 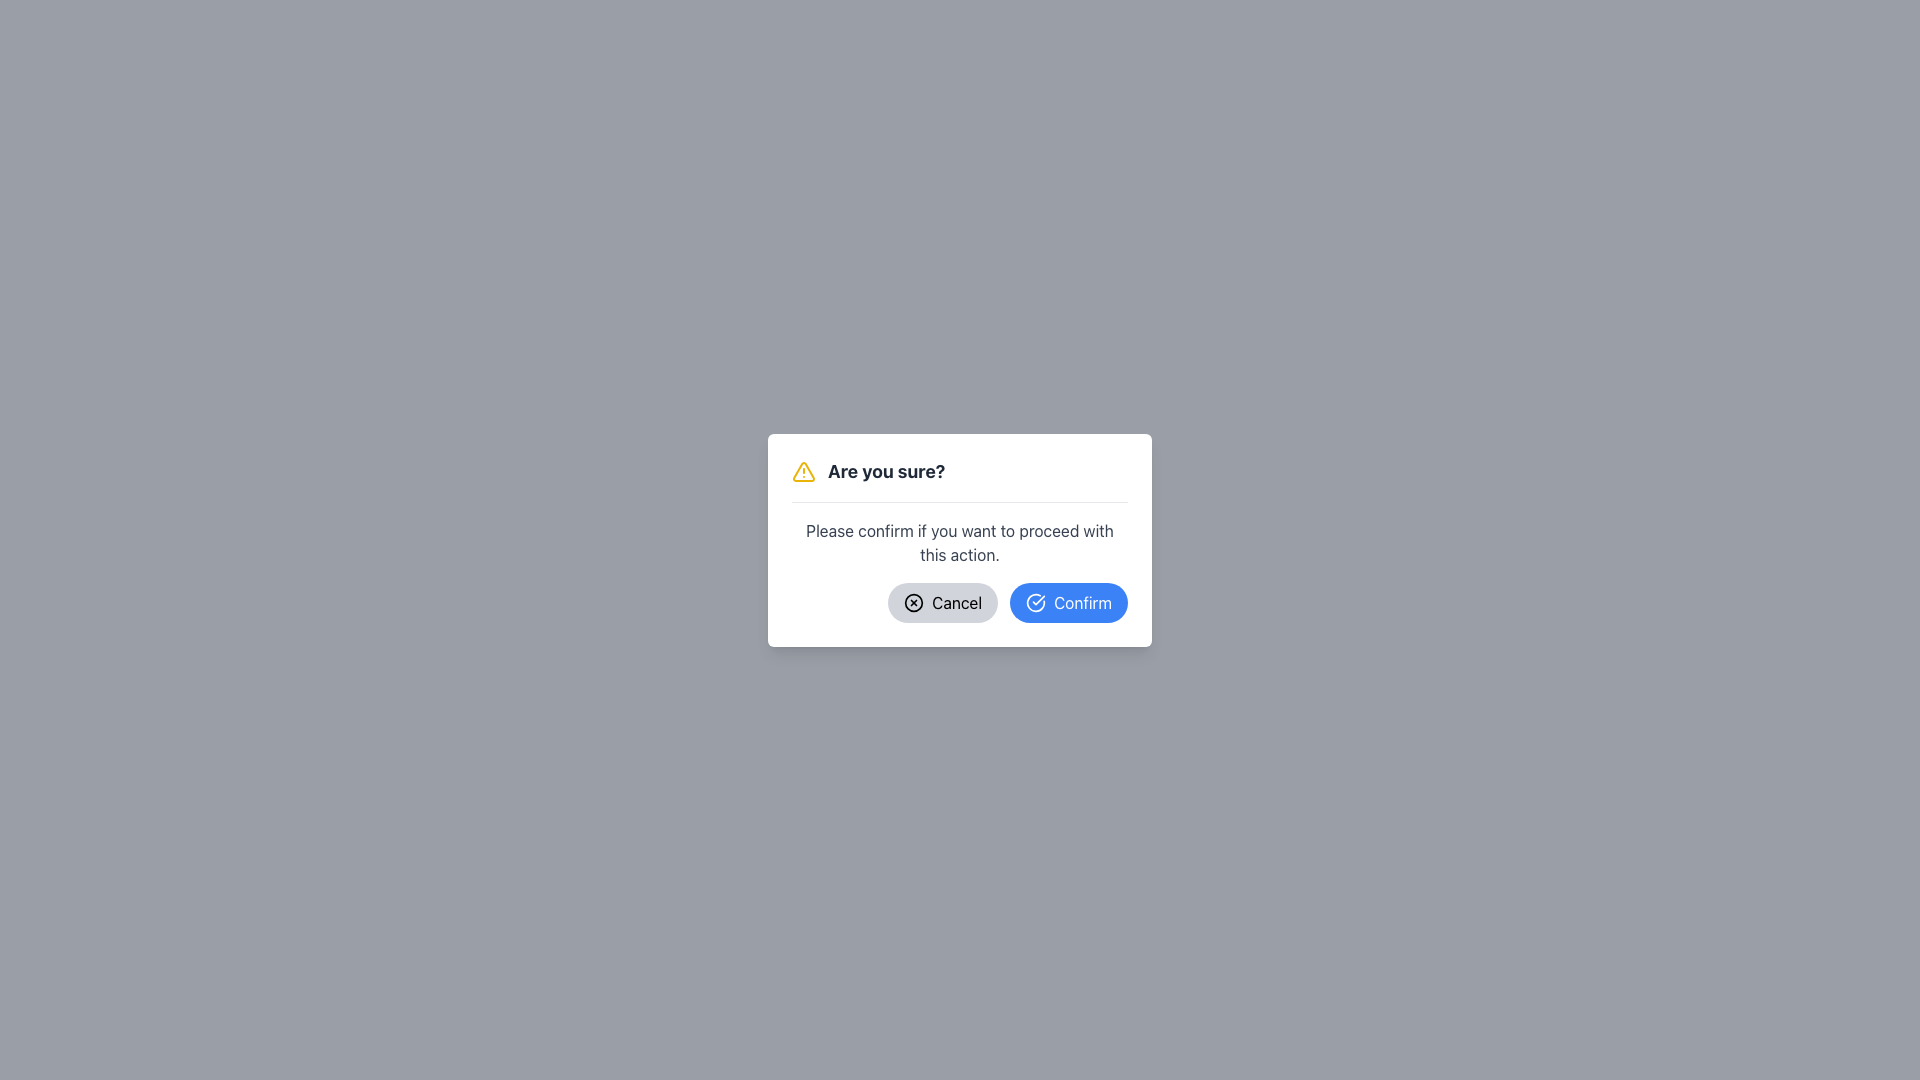 I want to click on explanatory static text located underneath the warning icon and heading 'Are you sure?' in the modal dialog, so click(x=960, y=542).